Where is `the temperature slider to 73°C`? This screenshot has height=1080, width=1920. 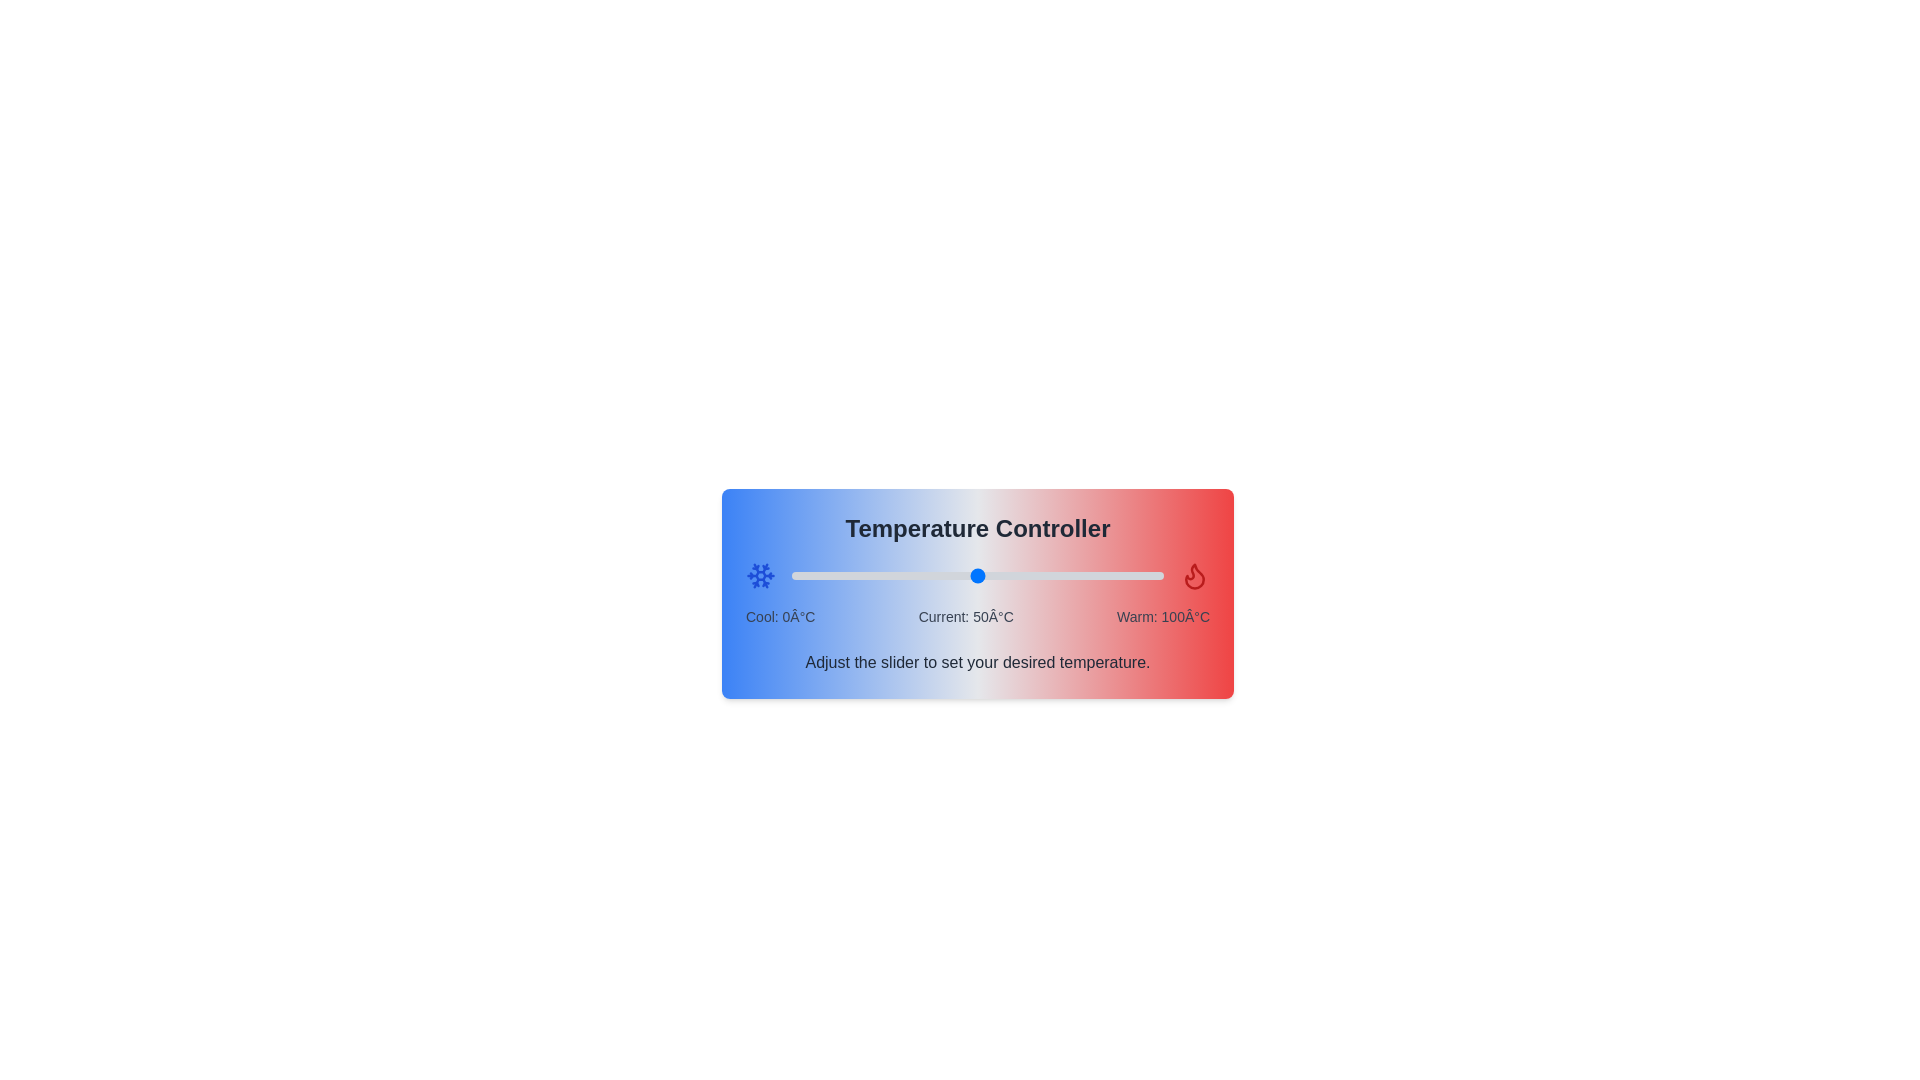 the temperature slider to 73°C is located at coordinates (1062, 575).